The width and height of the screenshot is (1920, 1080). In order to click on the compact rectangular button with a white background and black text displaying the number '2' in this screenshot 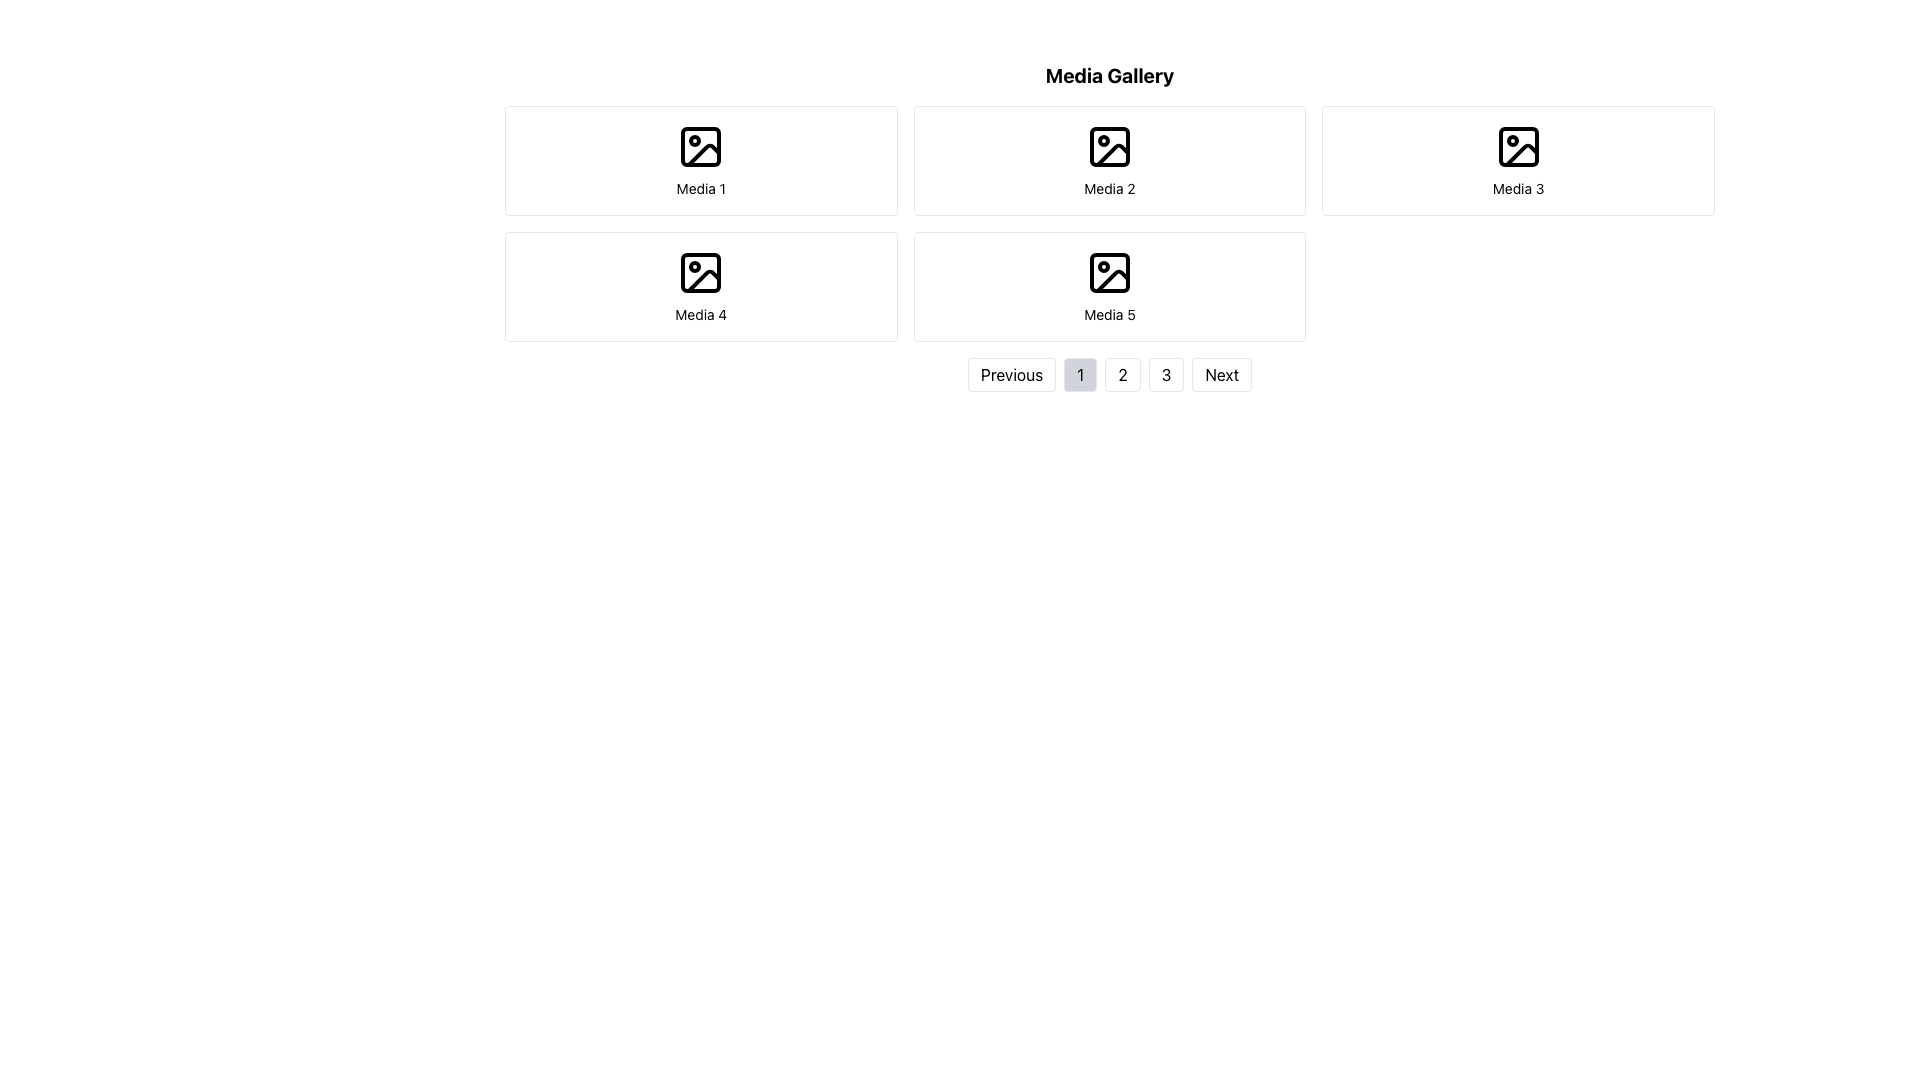, I will do `click(1123, 374)`.